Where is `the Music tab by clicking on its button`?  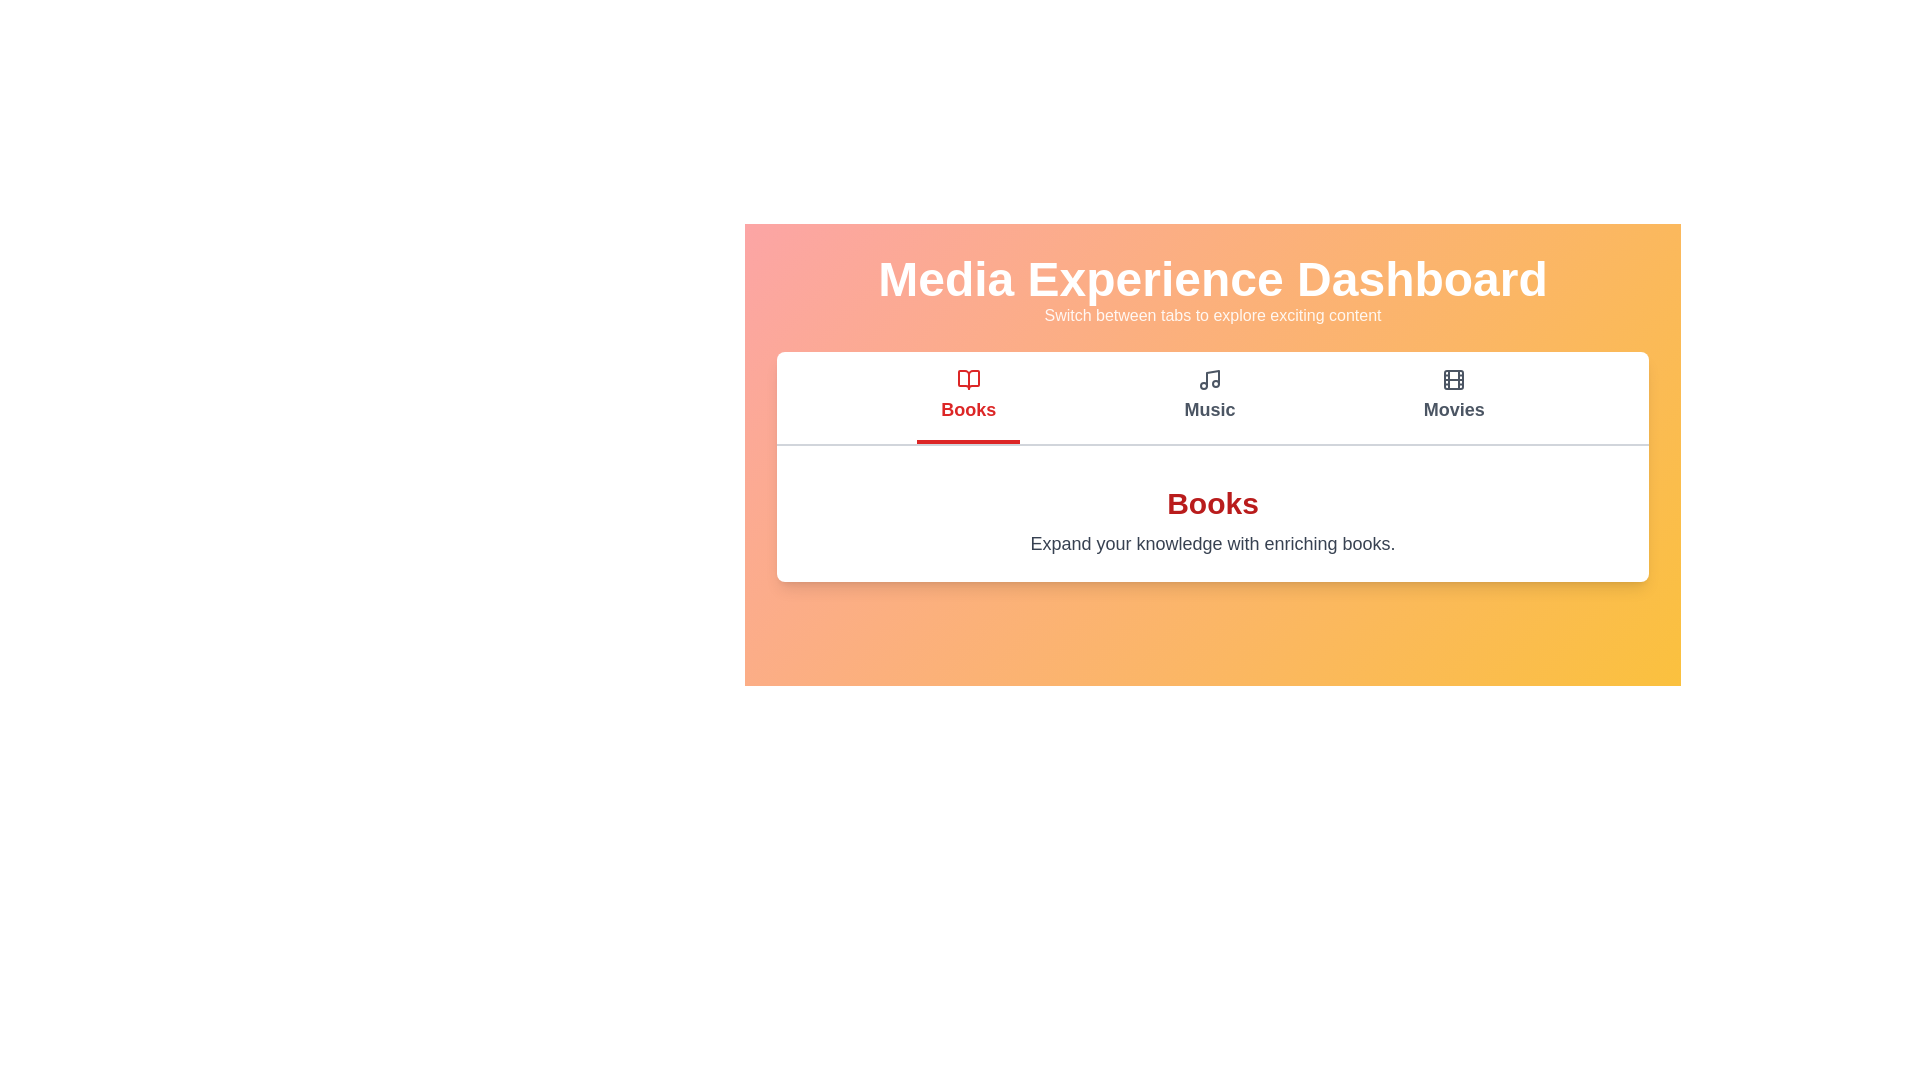
the Music tab by clicking on its button is located at coordinates (1208, 397).